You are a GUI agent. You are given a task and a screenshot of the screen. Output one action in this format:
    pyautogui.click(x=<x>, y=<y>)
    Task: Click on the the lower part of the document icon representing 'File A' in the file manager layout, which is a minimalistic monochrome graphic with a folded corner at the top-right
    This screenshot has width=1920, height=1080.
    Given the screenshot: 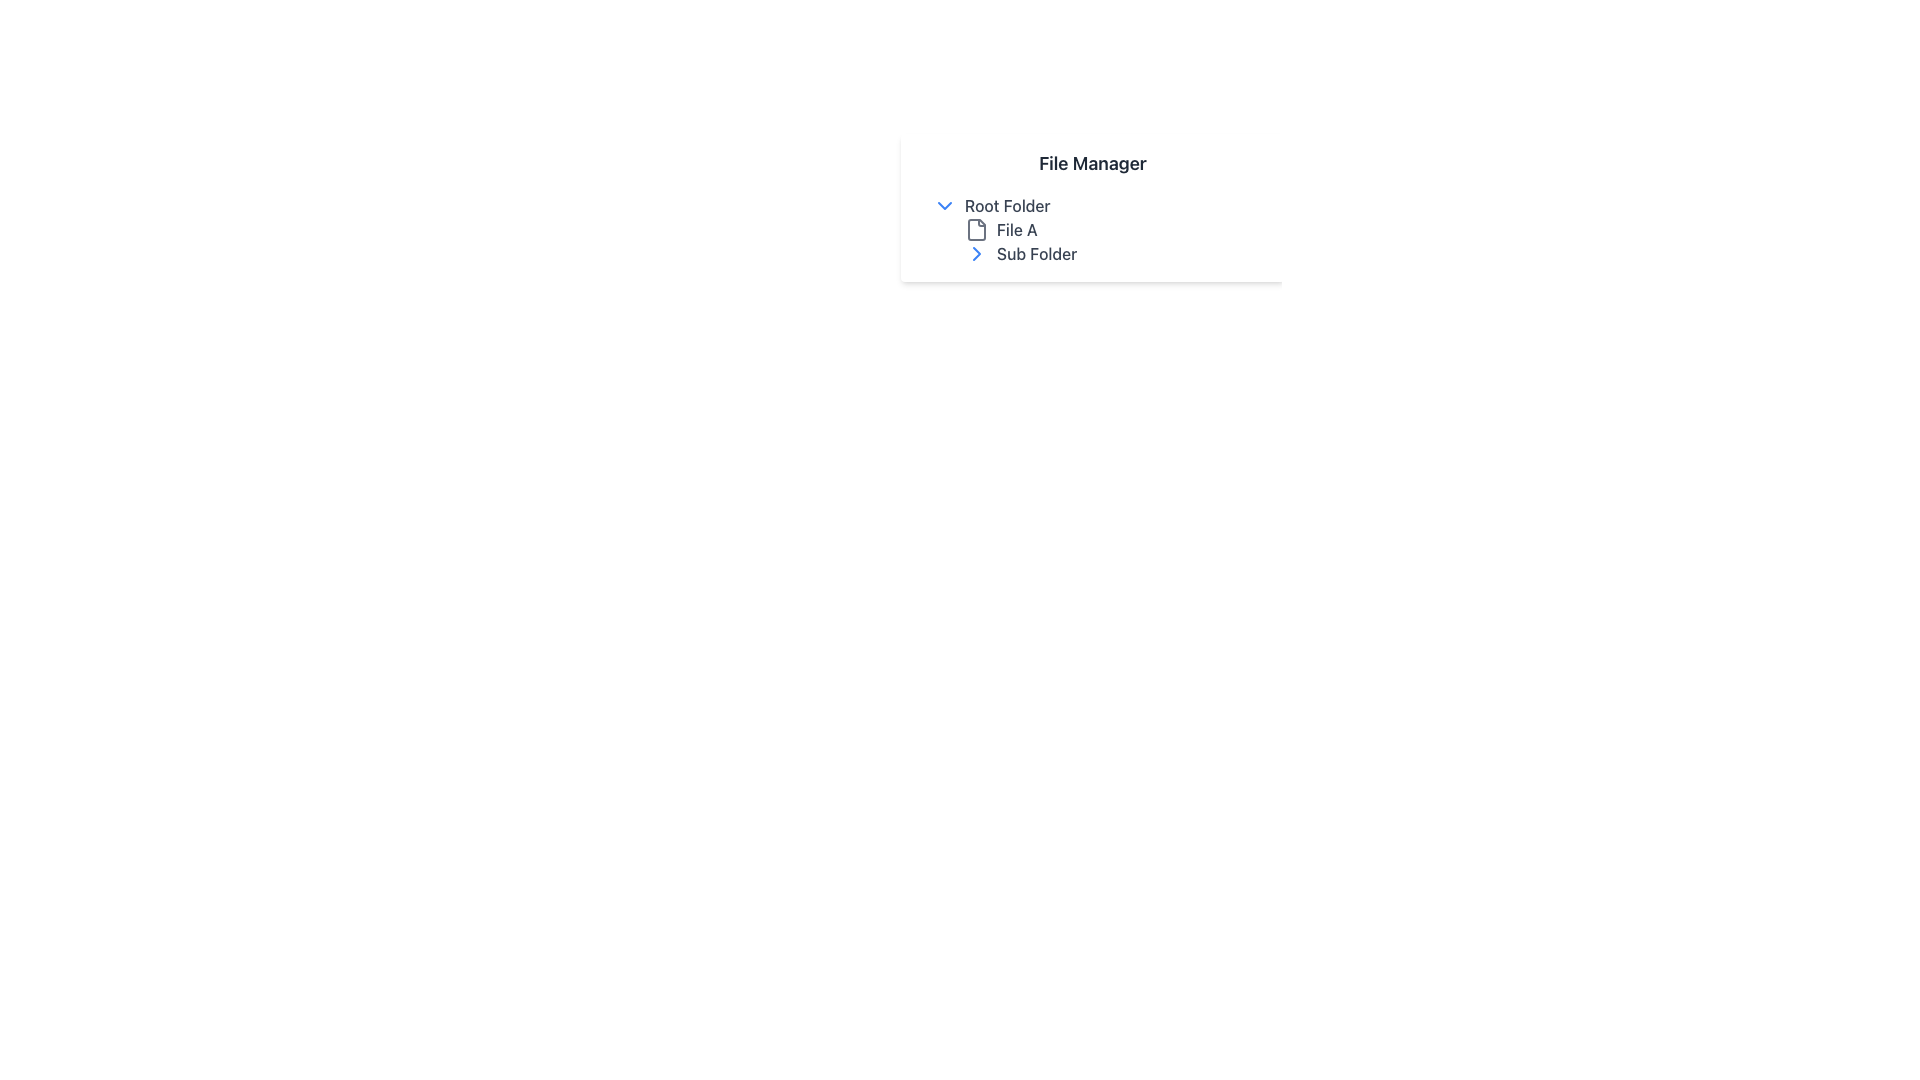 What is the action you would take?
    pyautogui.click(x=977, y=229)
    